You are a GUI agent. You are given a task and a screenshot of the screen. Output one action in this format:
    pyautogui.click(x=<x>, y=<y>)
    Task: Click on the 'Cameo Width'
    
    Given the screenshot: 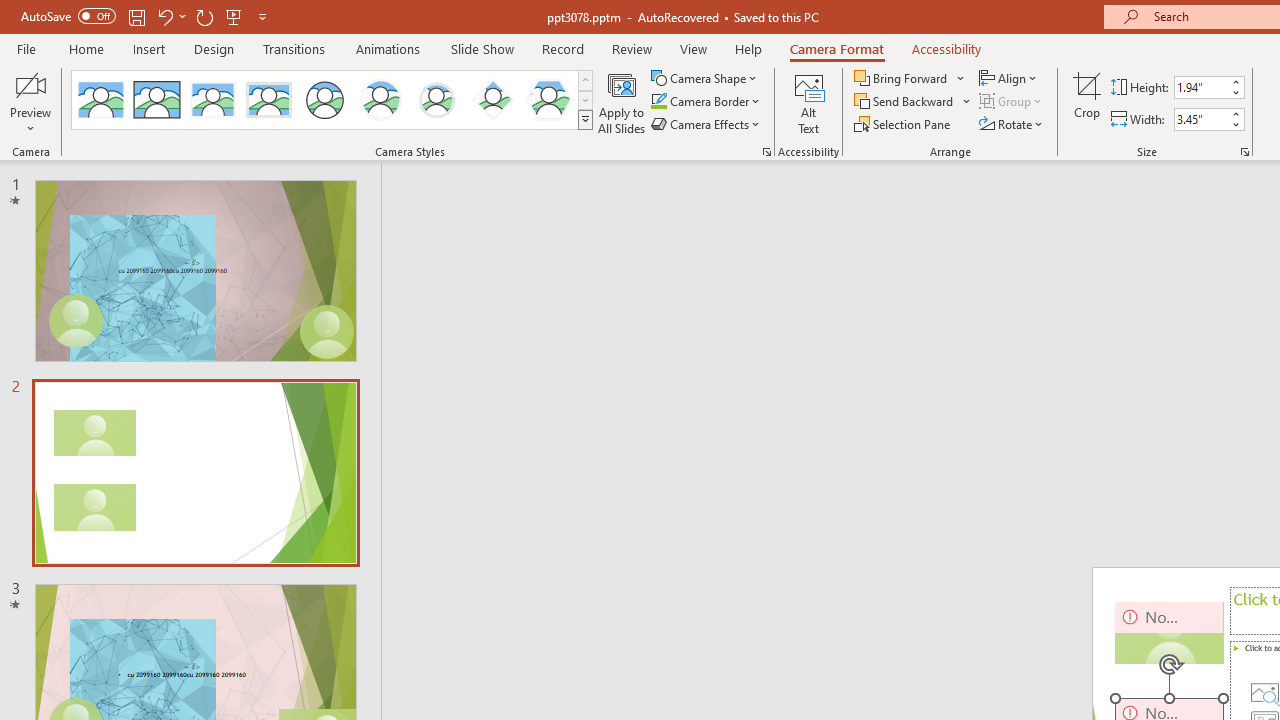 What is the action you would take?
    pyautogui.click(x=1200, y=119)
    